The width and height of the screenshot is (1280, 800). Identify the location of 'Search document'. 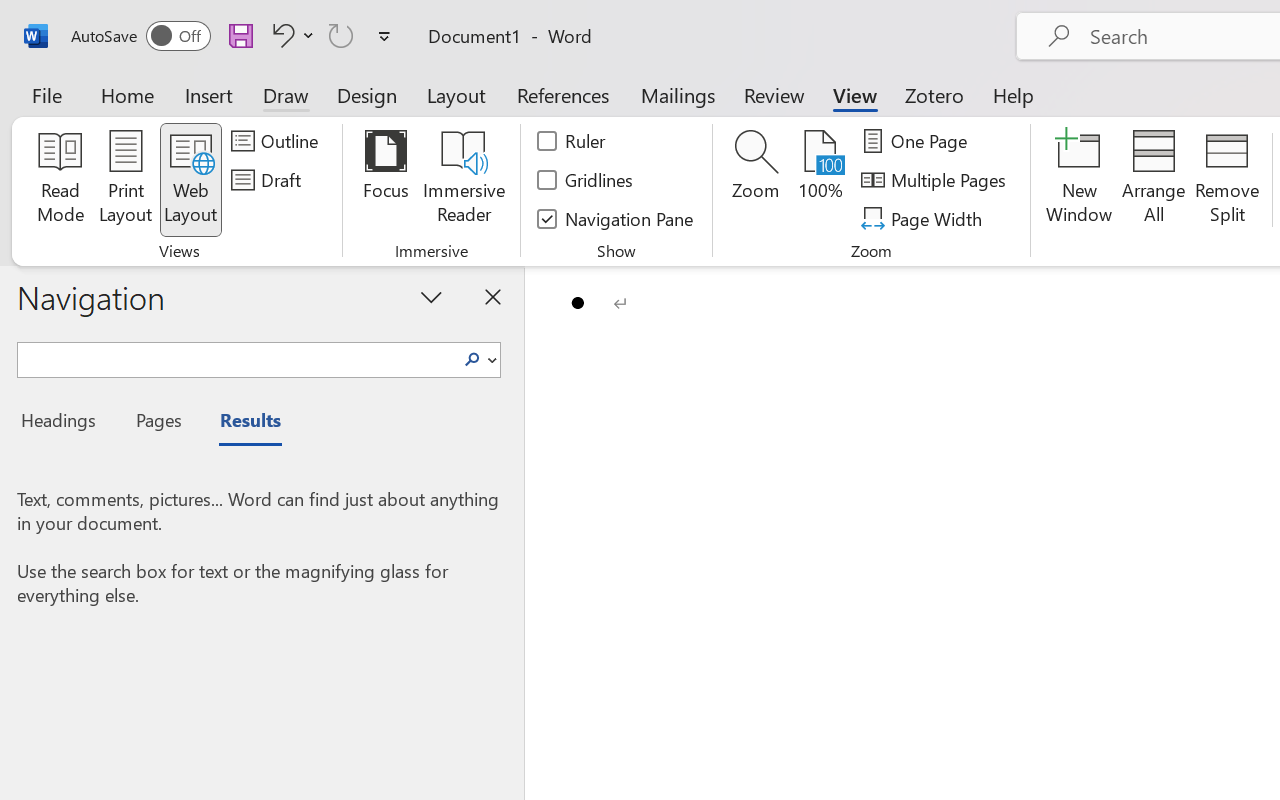
(237, 357).